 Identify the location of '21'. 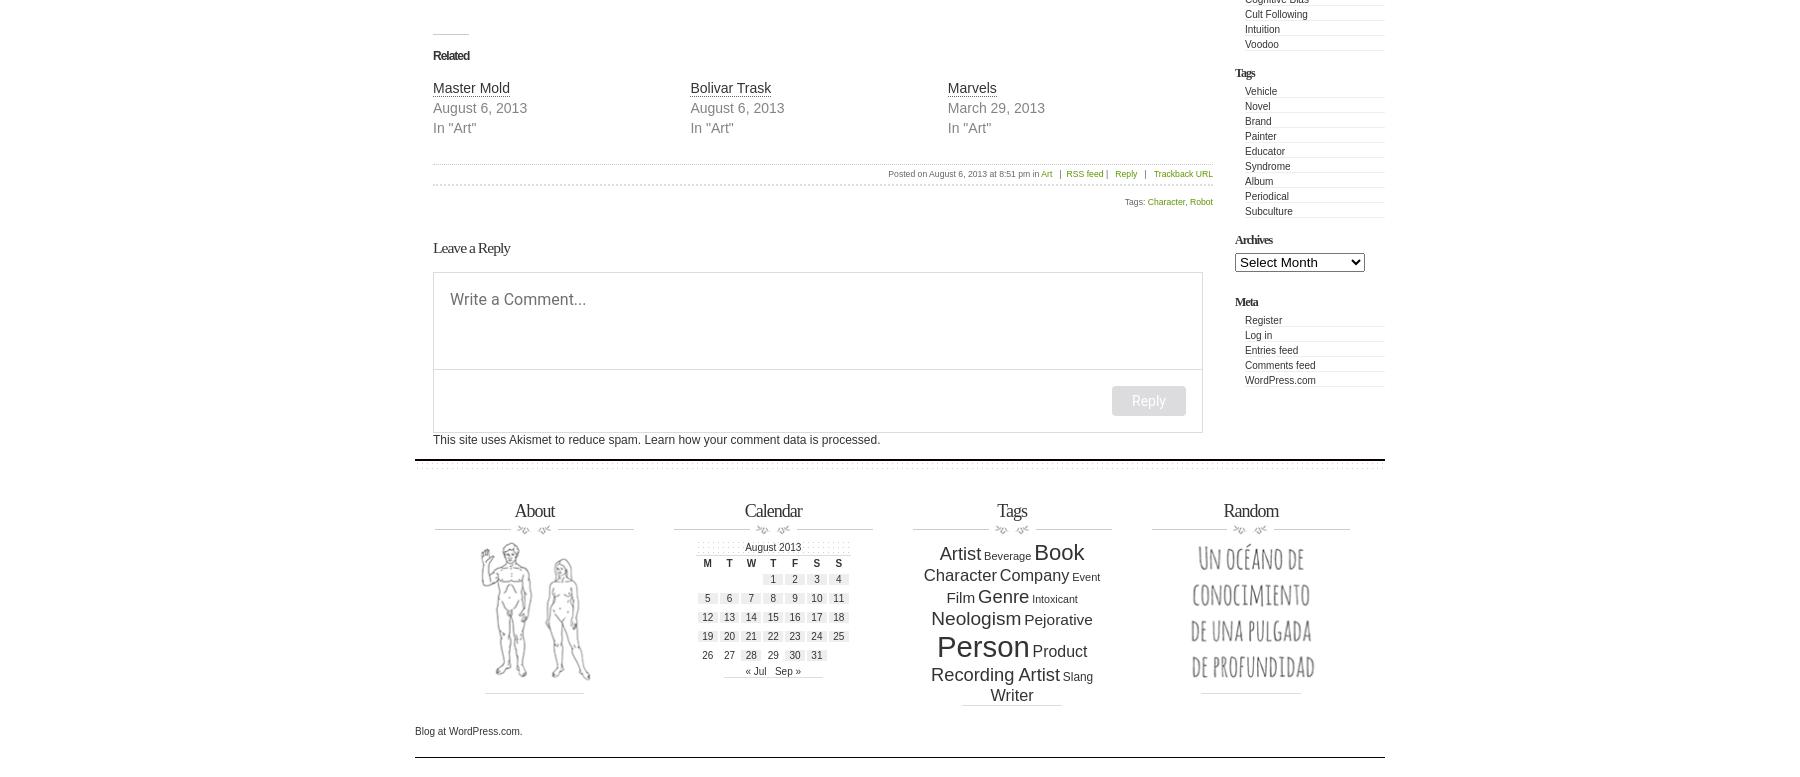
(749, 634).